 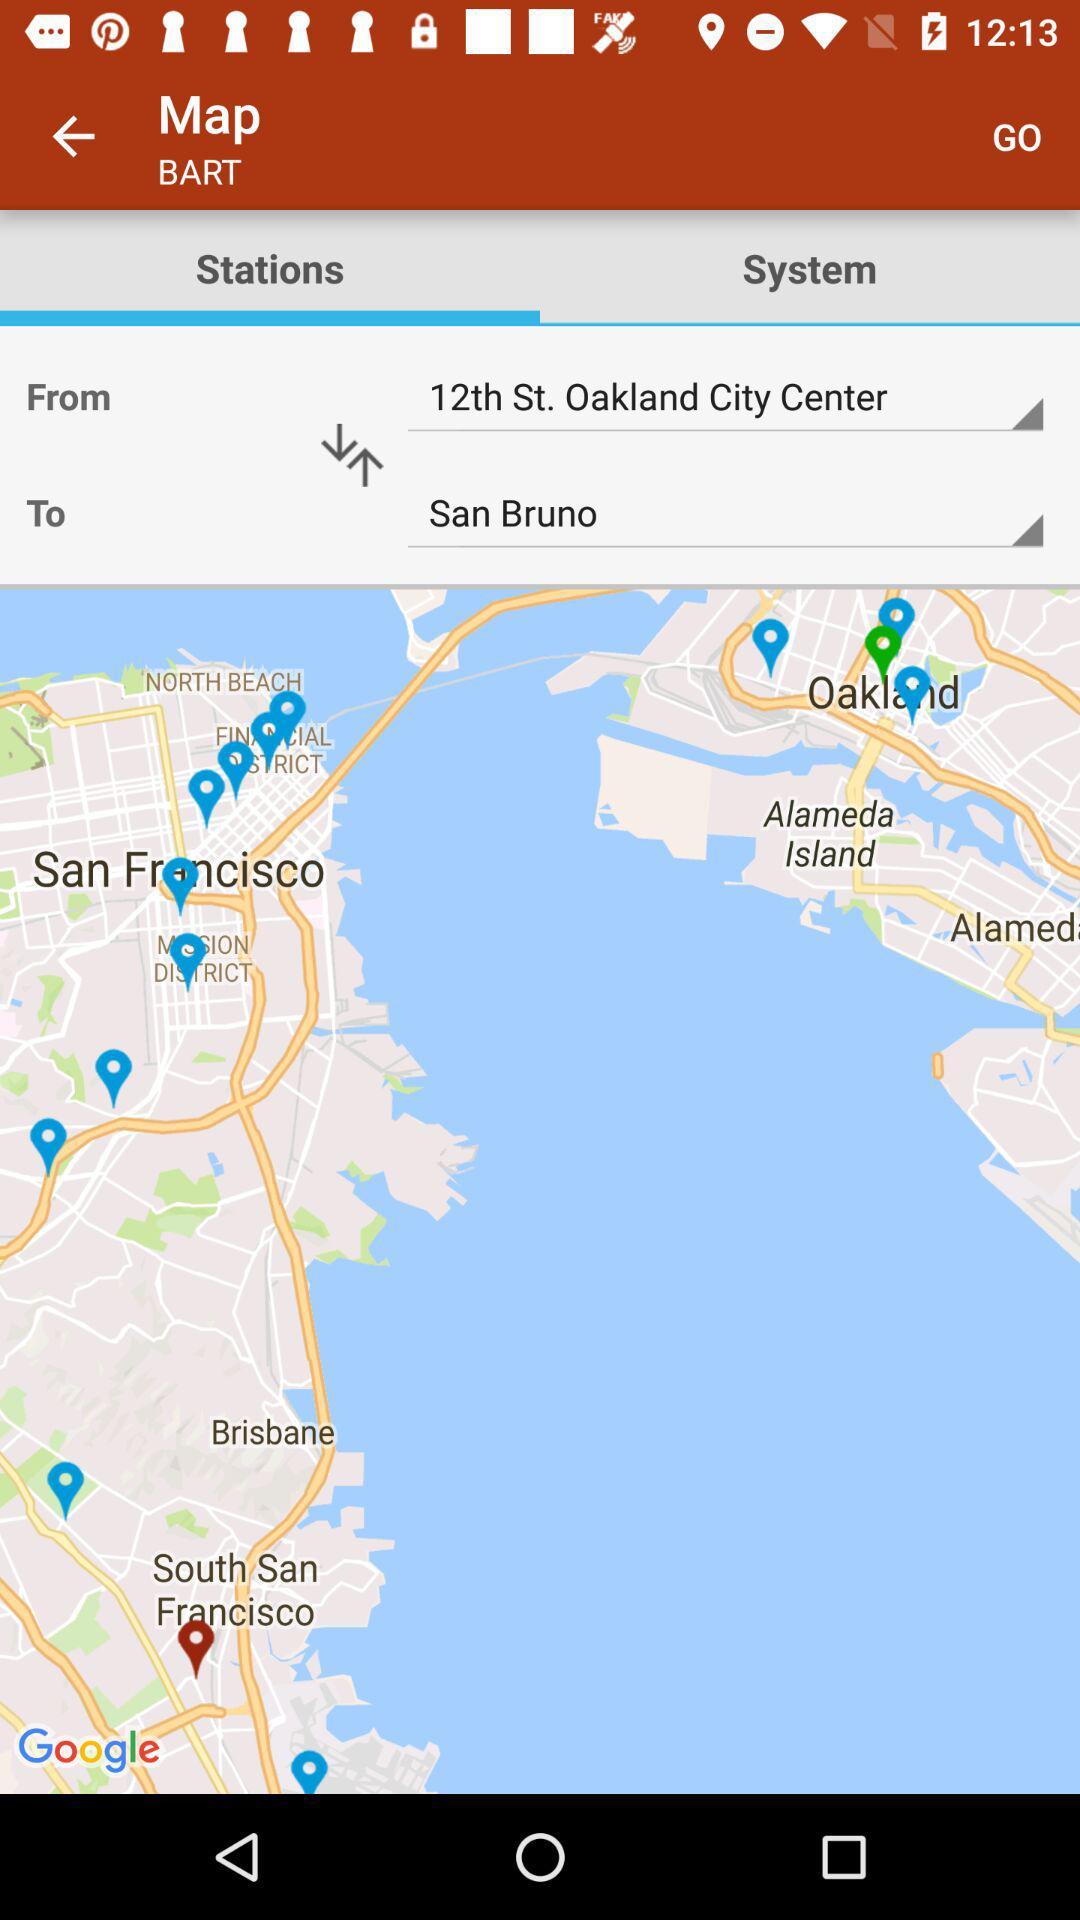 What do you see at coordinates (351, 454) in the screenshot?
I see `icon to the left of 12th st oakland item` at bounding box center [351, 454].